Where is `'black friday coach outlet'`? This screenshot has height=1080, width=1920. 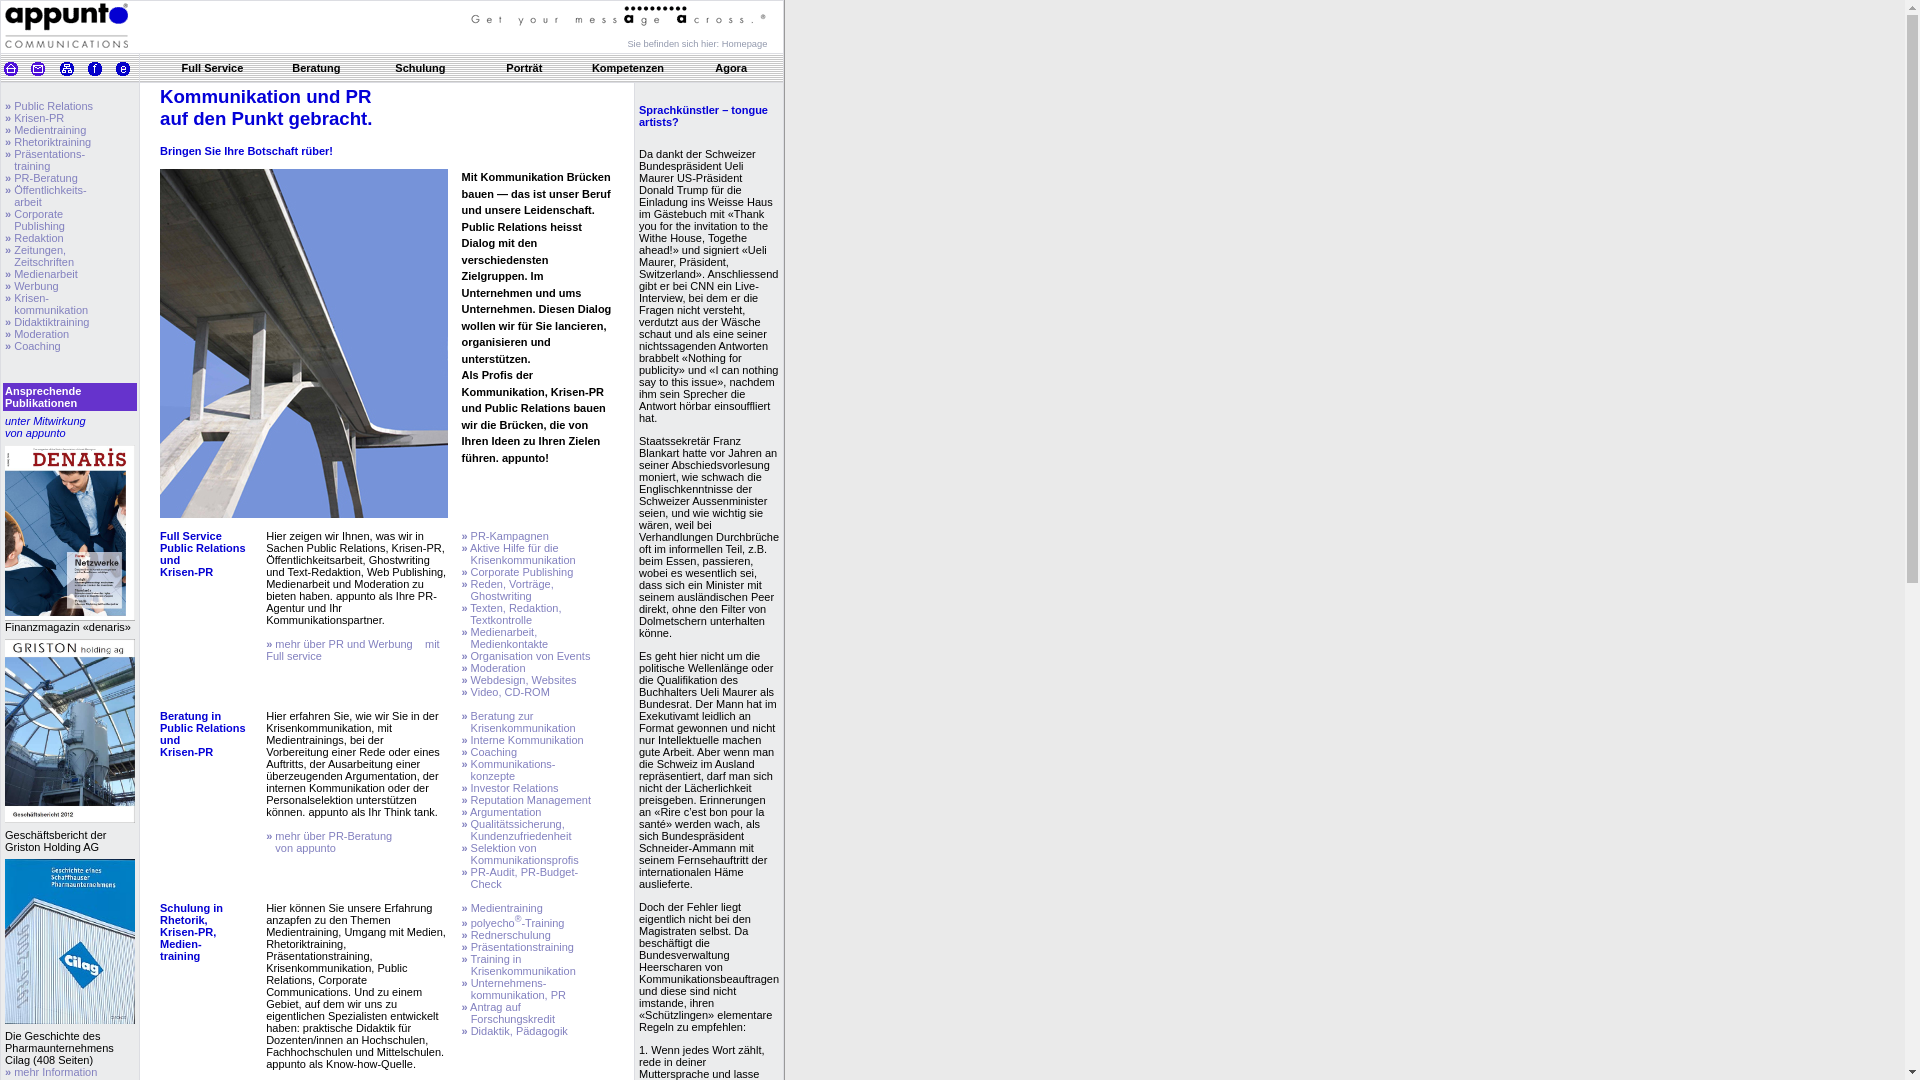
'black friday coach outlet' is located at coordinates (114, 87).